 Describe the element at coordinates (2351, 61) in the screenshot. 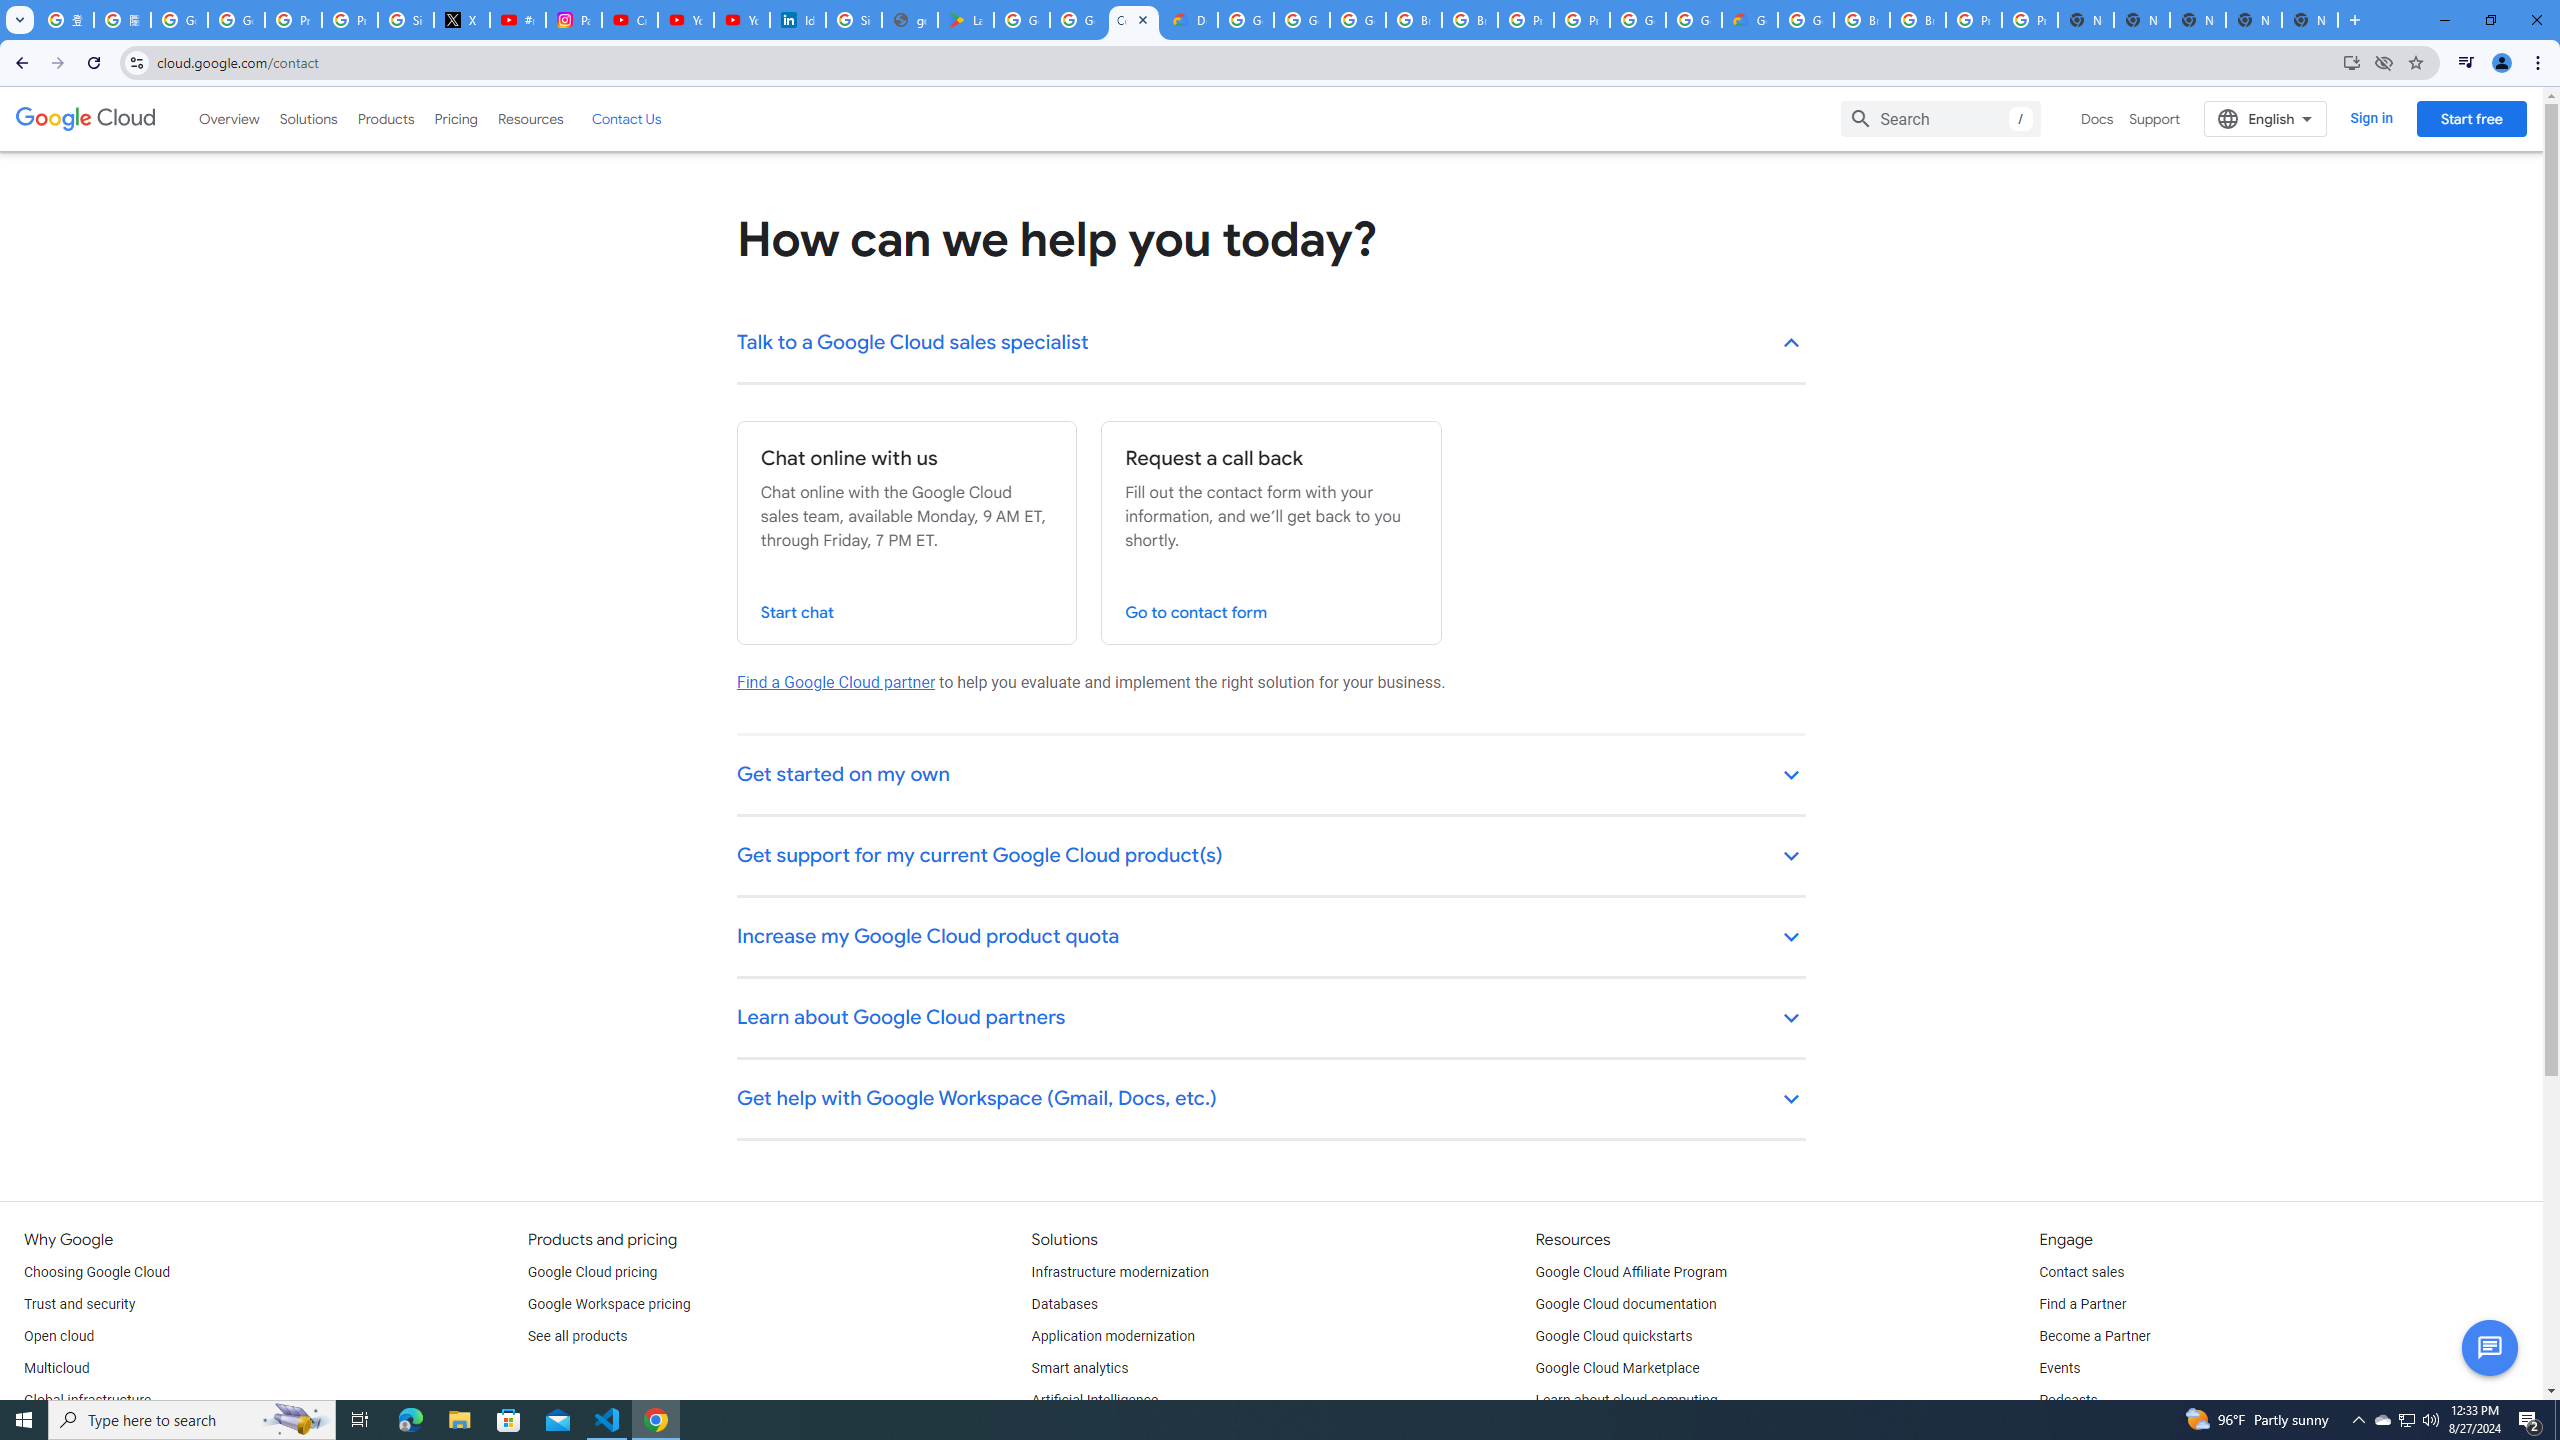

I see `'Install Google Cloud'` at that location.